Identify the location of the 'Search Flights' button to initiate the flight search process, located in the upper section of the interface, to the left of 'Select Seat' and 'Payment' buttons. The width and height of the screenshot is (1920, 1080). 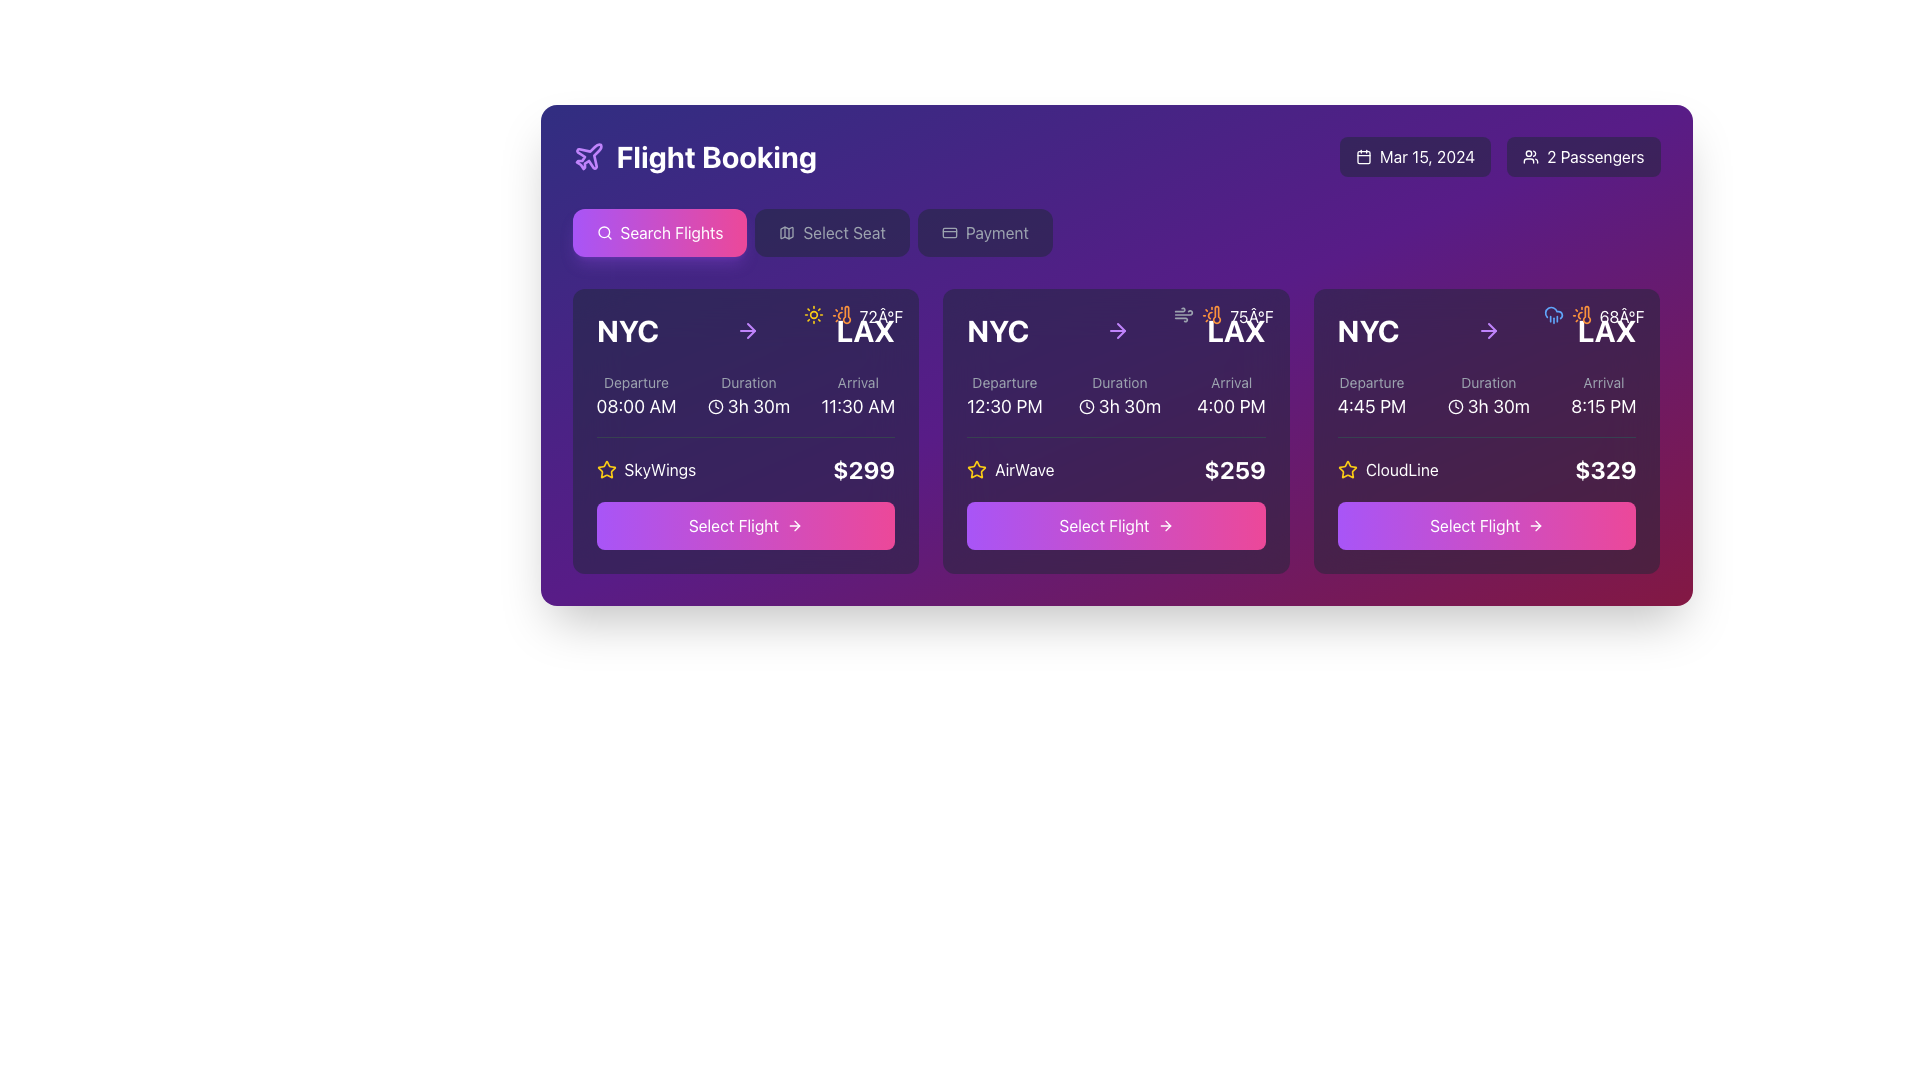
(672, 231).